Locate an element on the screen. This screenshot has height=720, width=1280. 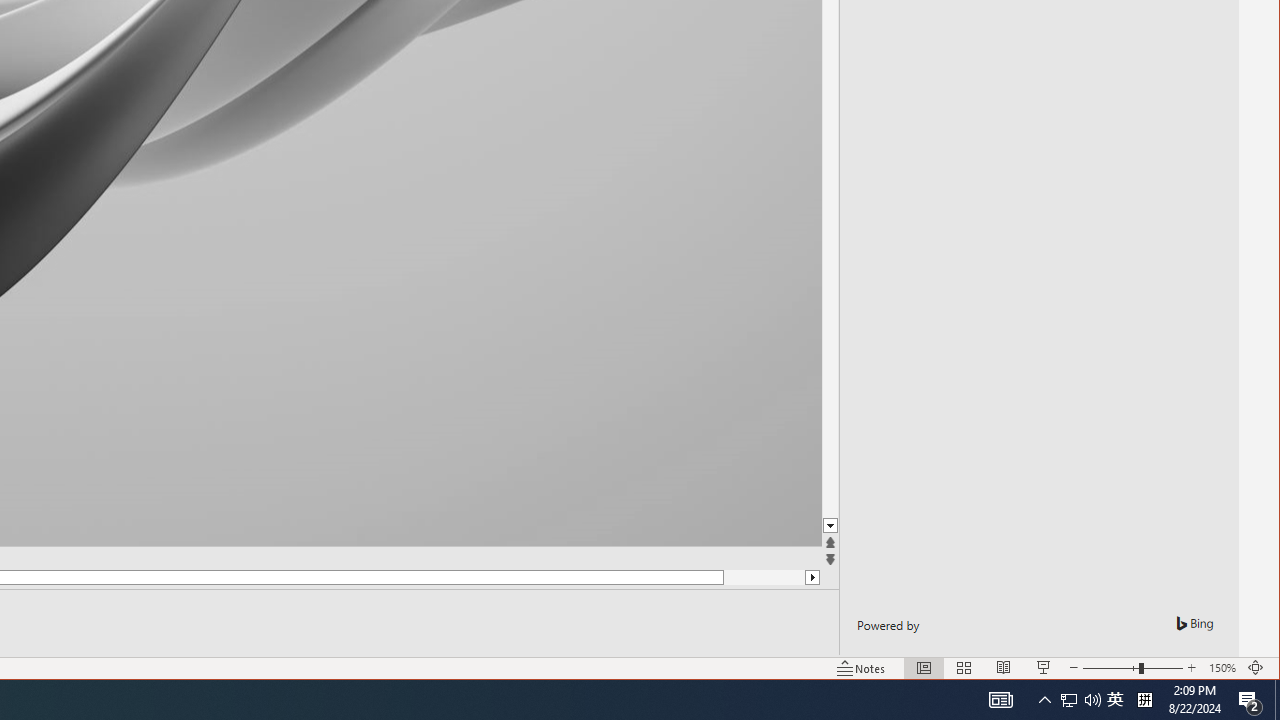
'Zoom 150%' is located at coordinates (1221, 668).